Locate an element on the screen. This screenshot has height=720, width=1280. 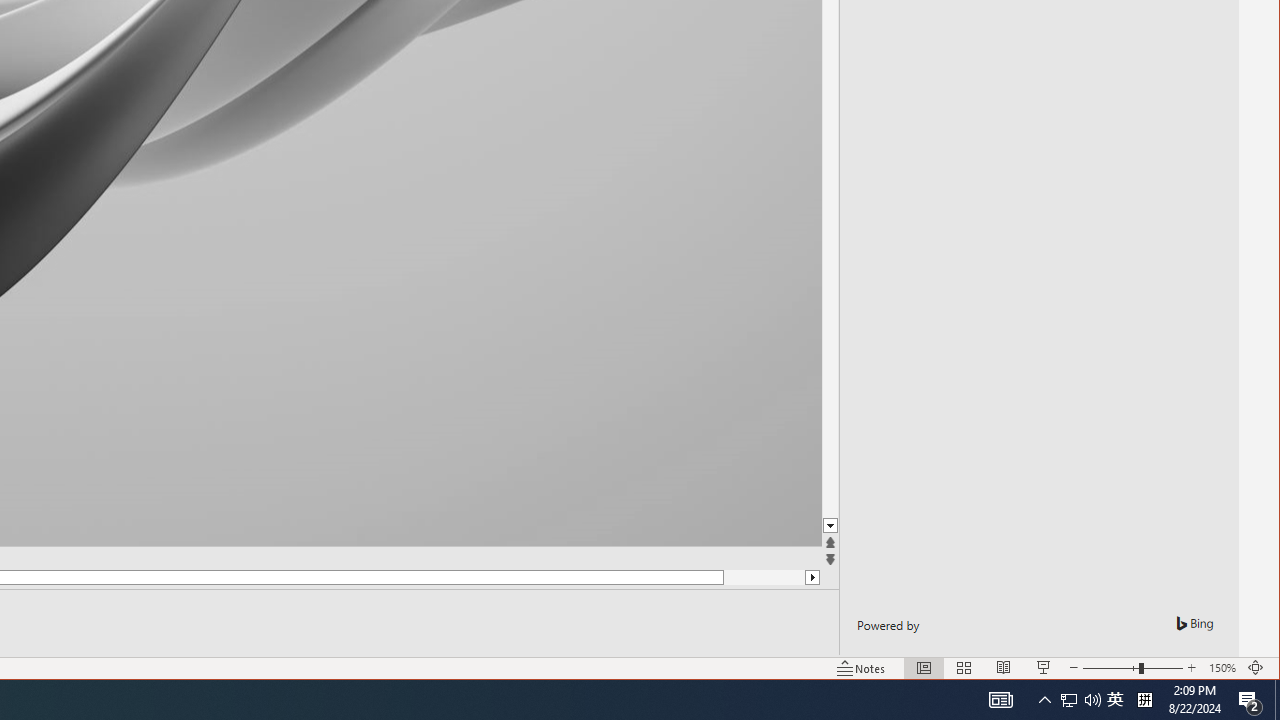
'Zoom 150%' is located at coordinates (1221, 668).